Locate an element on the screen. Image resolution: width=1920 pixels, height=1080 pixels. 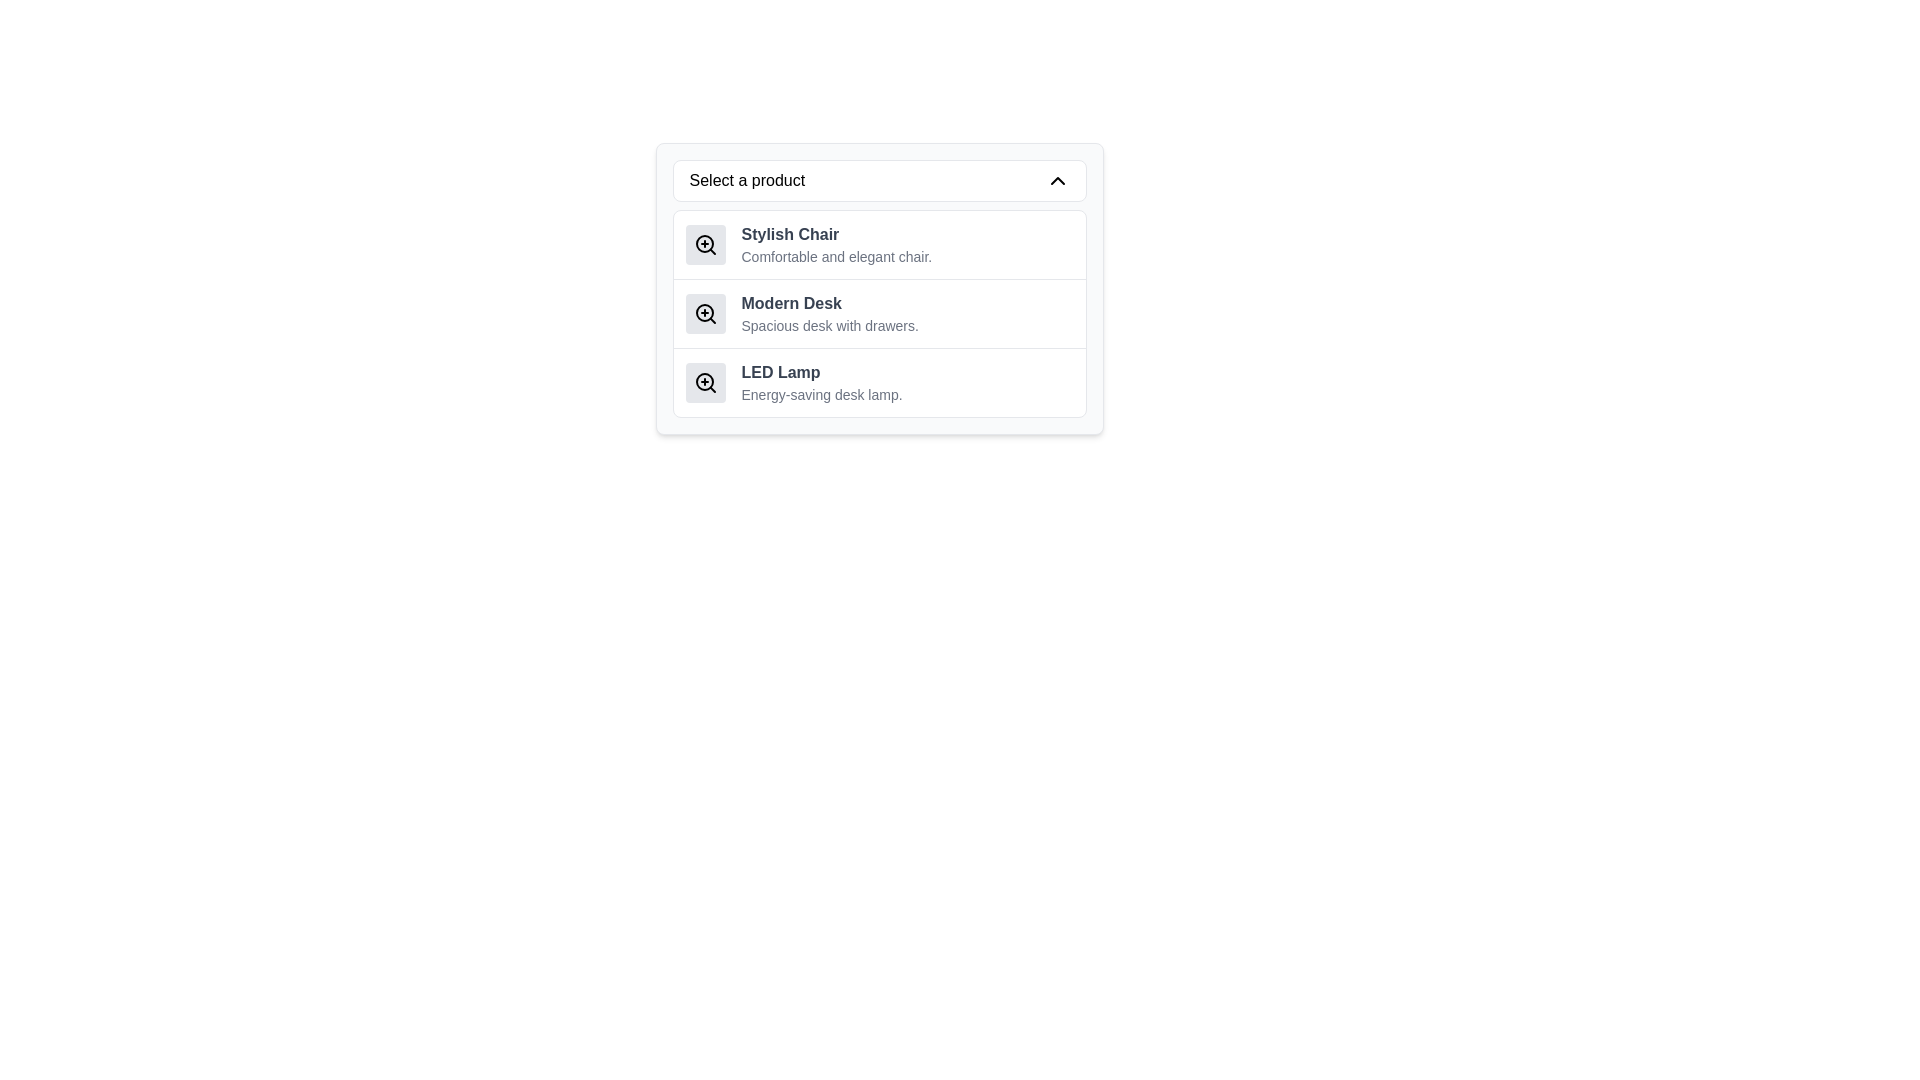
the Icon button with a magnifying glass and plus sign to zoom in on the product details for 'Modern Desk' is located at coordinates (705, 313).